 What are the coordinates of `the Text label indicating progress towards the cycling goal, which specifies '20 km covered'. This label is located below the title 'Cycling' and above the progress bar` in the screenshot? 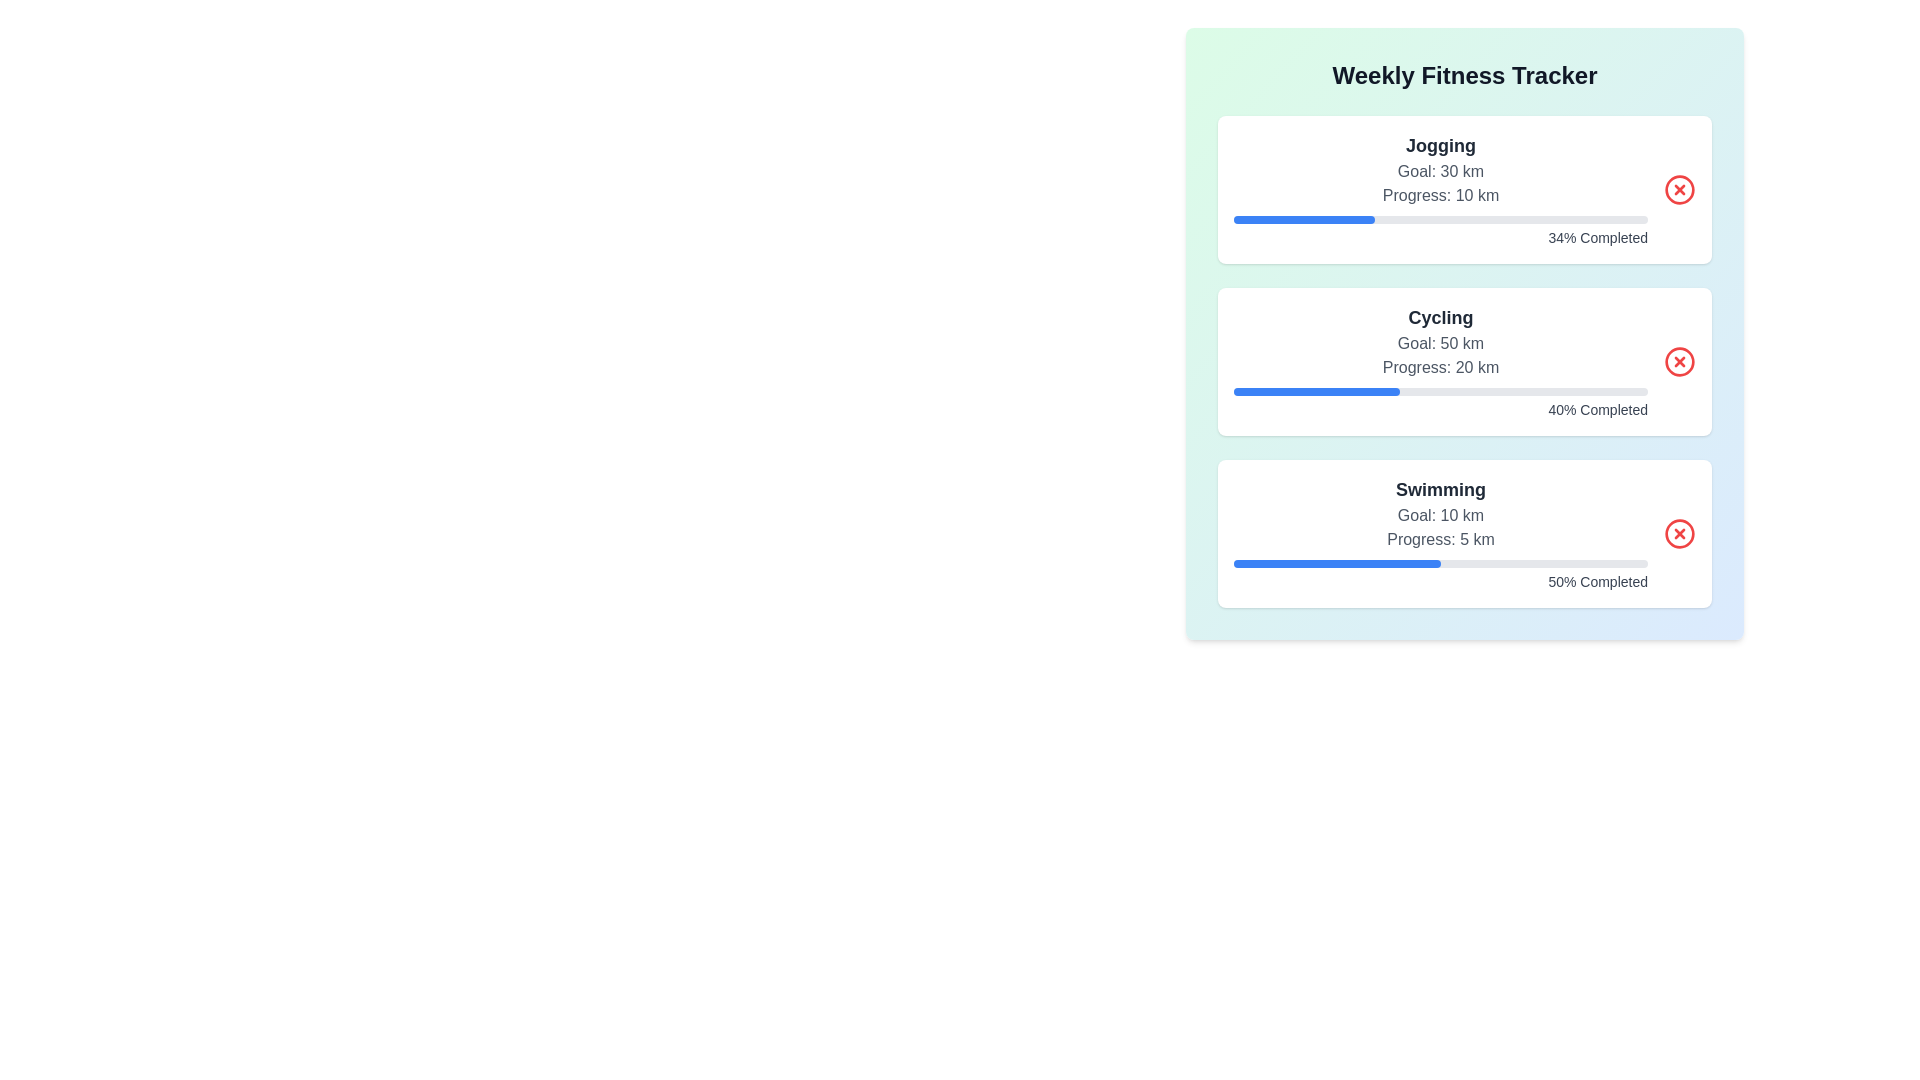 It's located at (1440, 367).